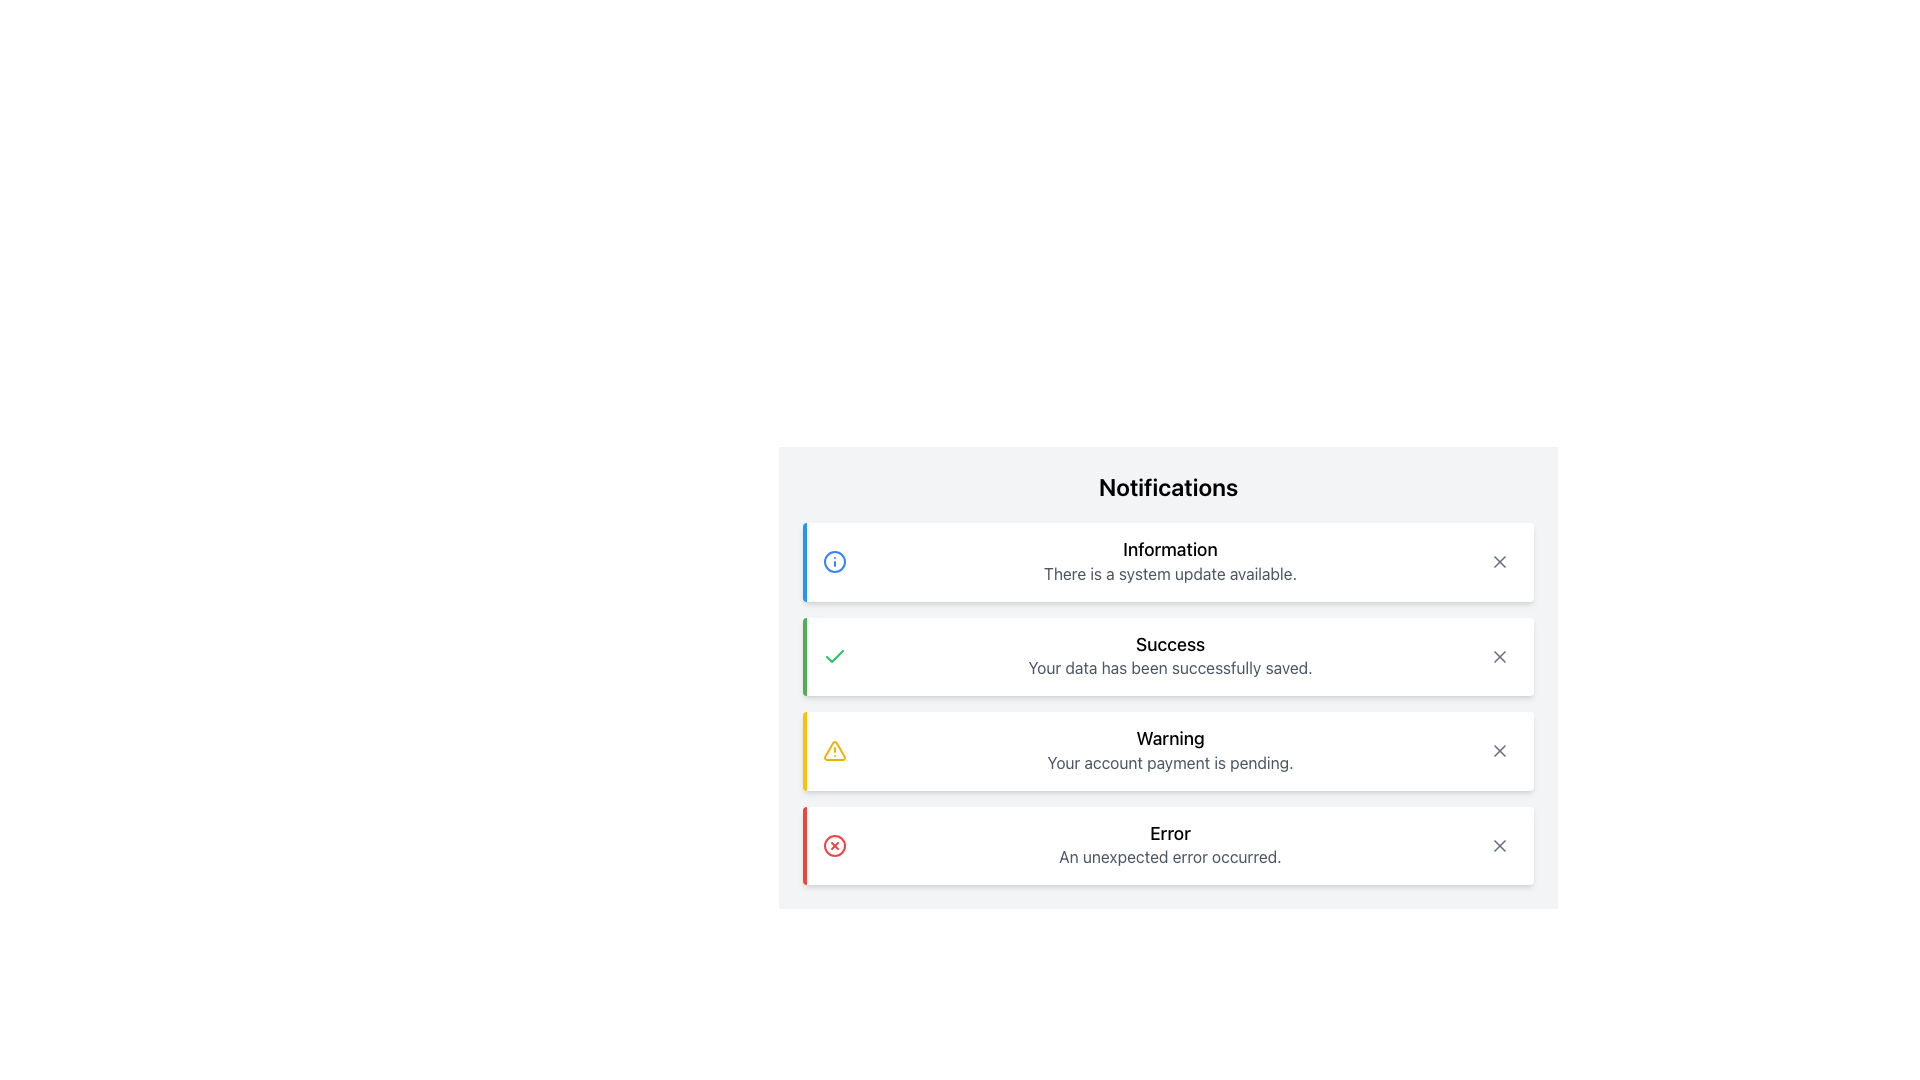 This screenshot has height=1080, width=1920. What do you see at coordinates (835, 845) in the screenshot?
I see `the circular SVG graphic element with a red border and an 'X' symbol, located at the bottom error notification entry next to the 'Error' label` at bounding box center [835, 845].